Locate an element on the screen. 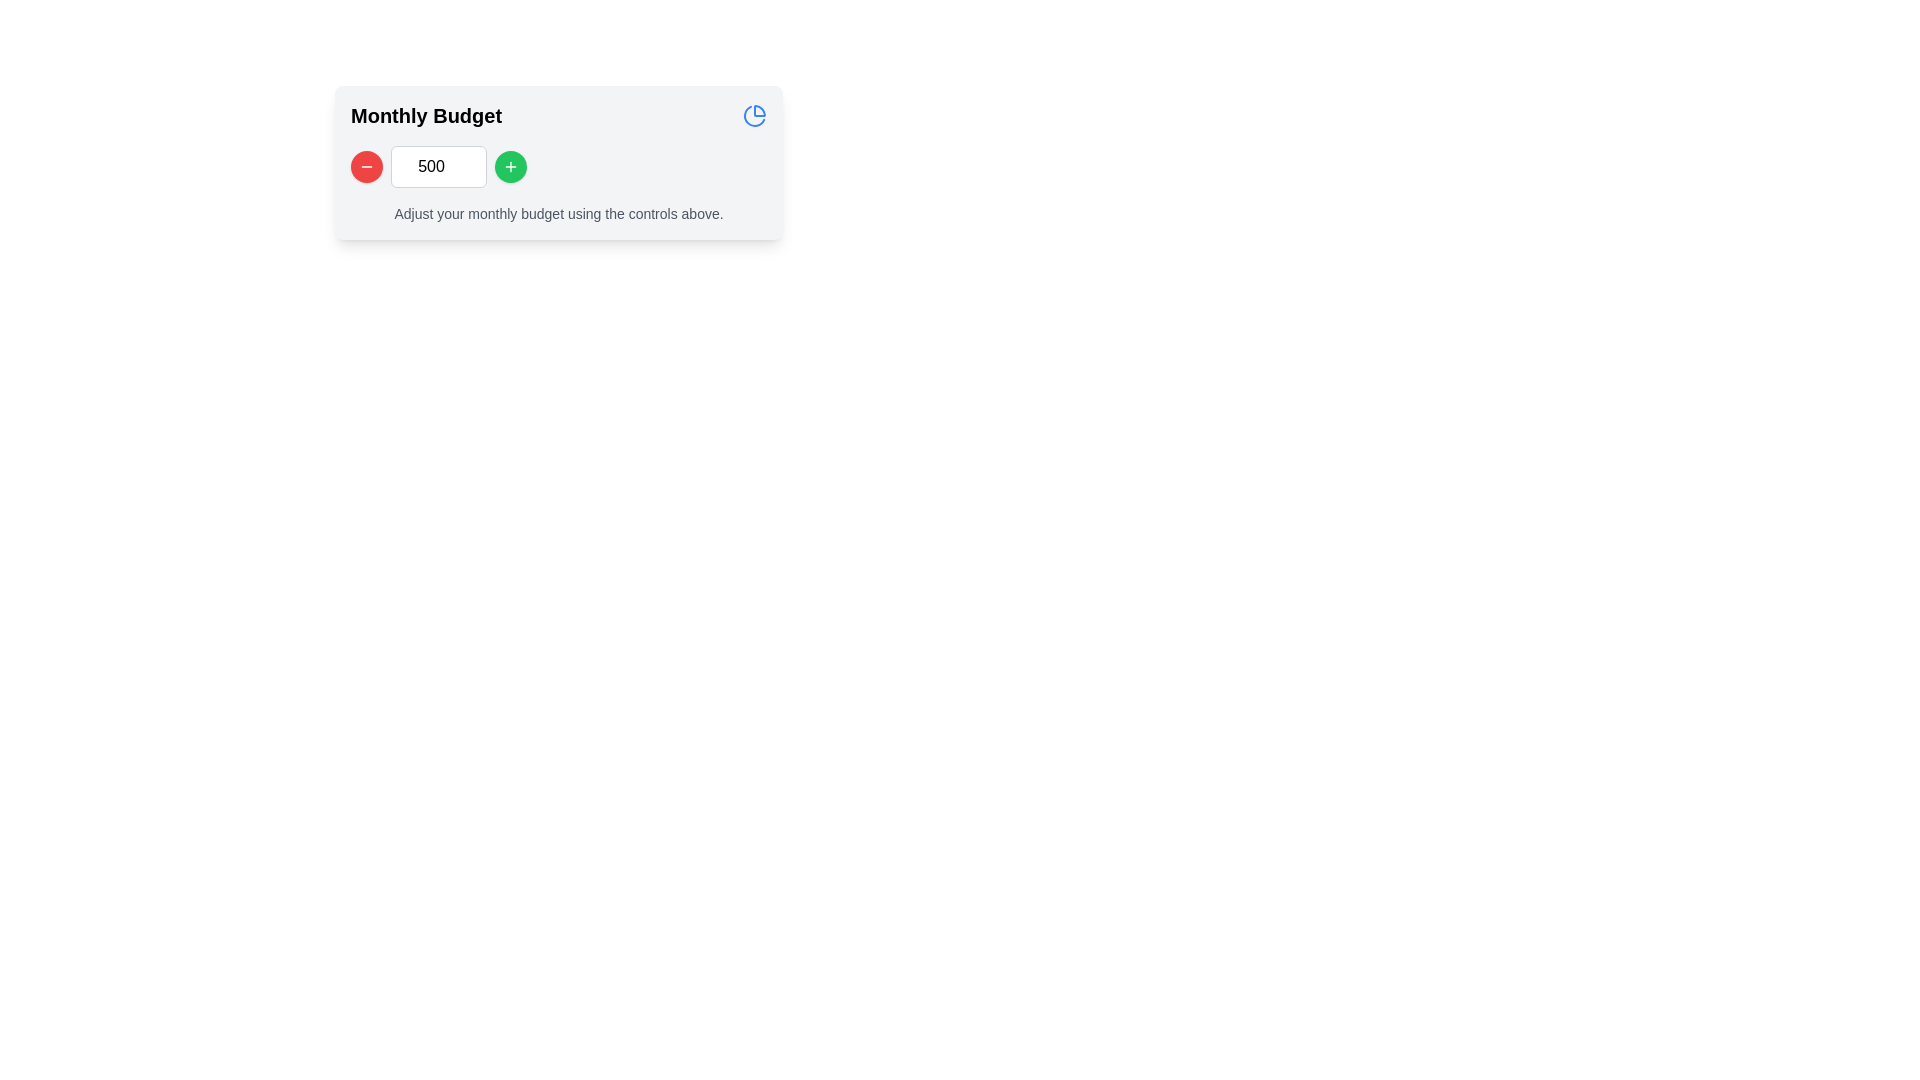 This screenshot has height=1080, width=1920. the red circular action button with a minus symbol, located to the left of the number input field labeled '500' is located at coordinates (366, 165).